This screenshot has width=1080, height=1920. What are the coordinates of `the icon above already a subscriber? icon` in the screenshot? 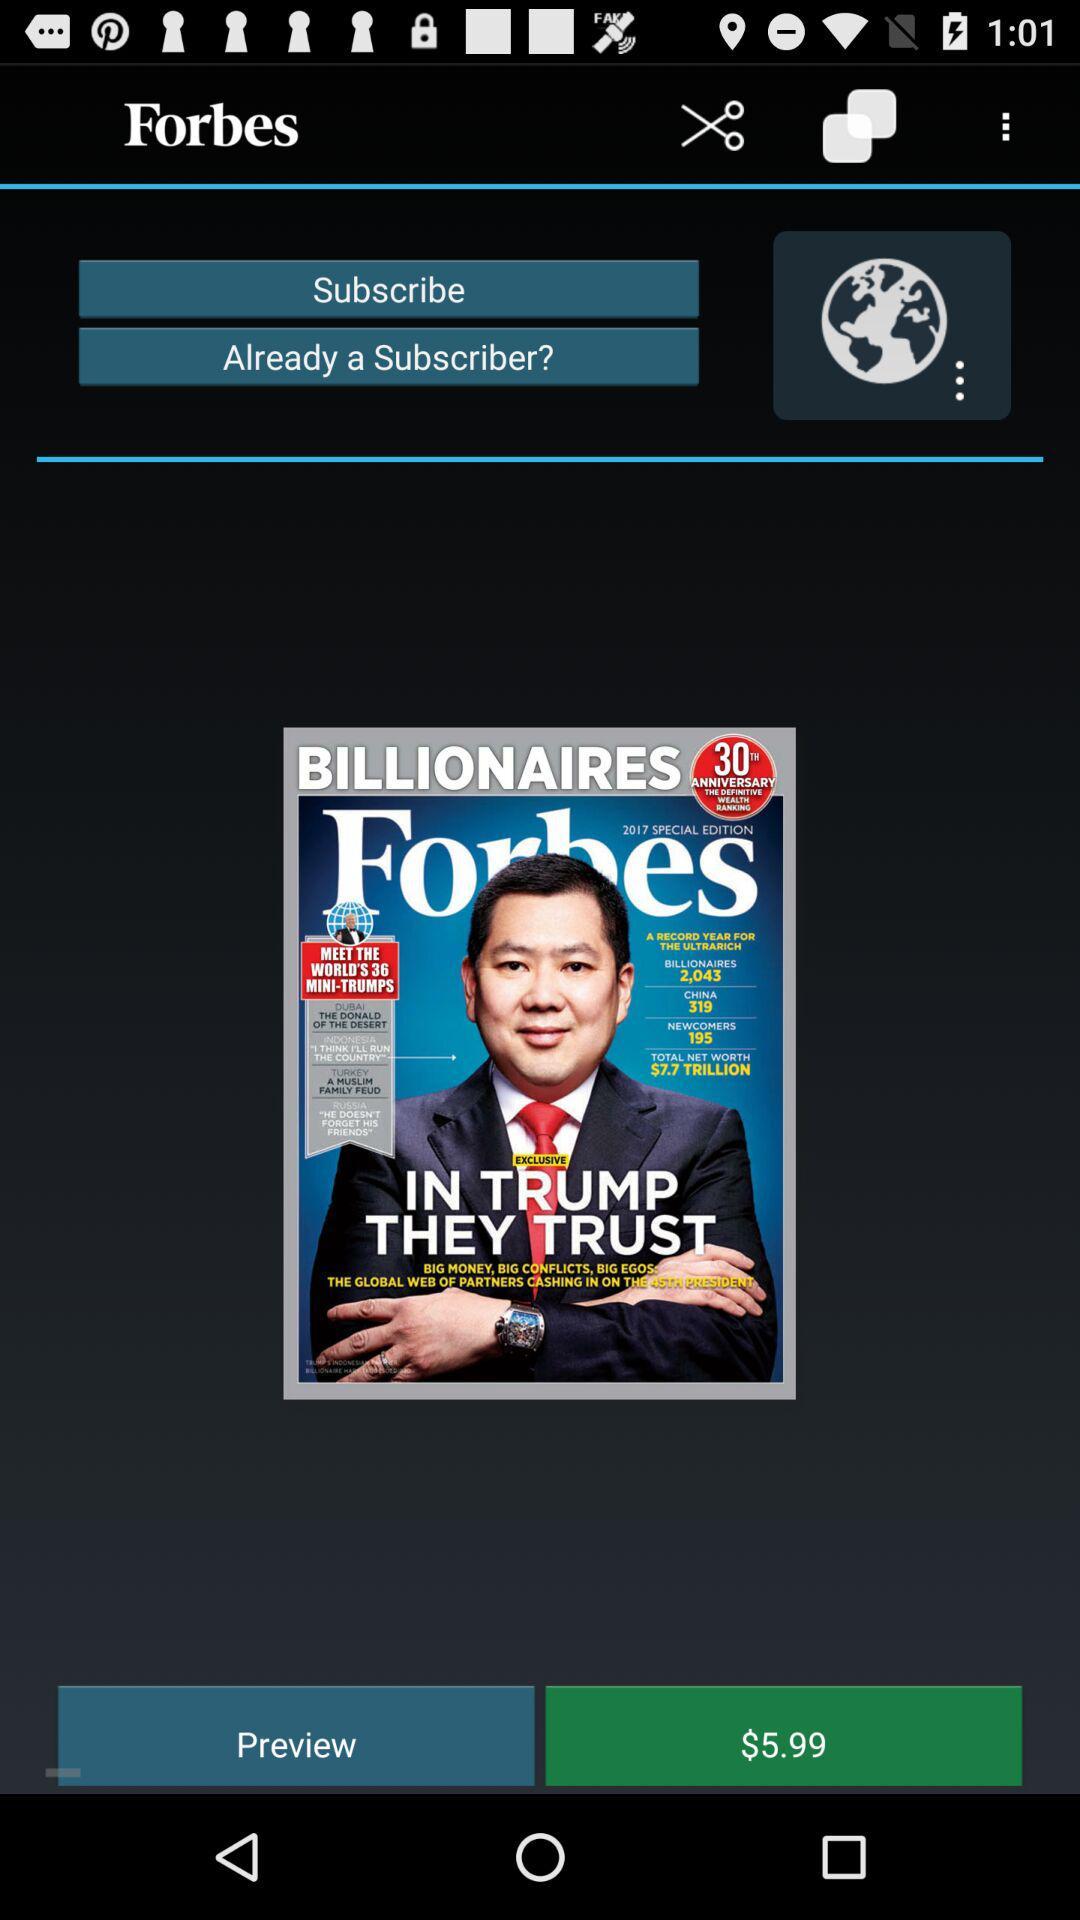 It's located at (388, 287).